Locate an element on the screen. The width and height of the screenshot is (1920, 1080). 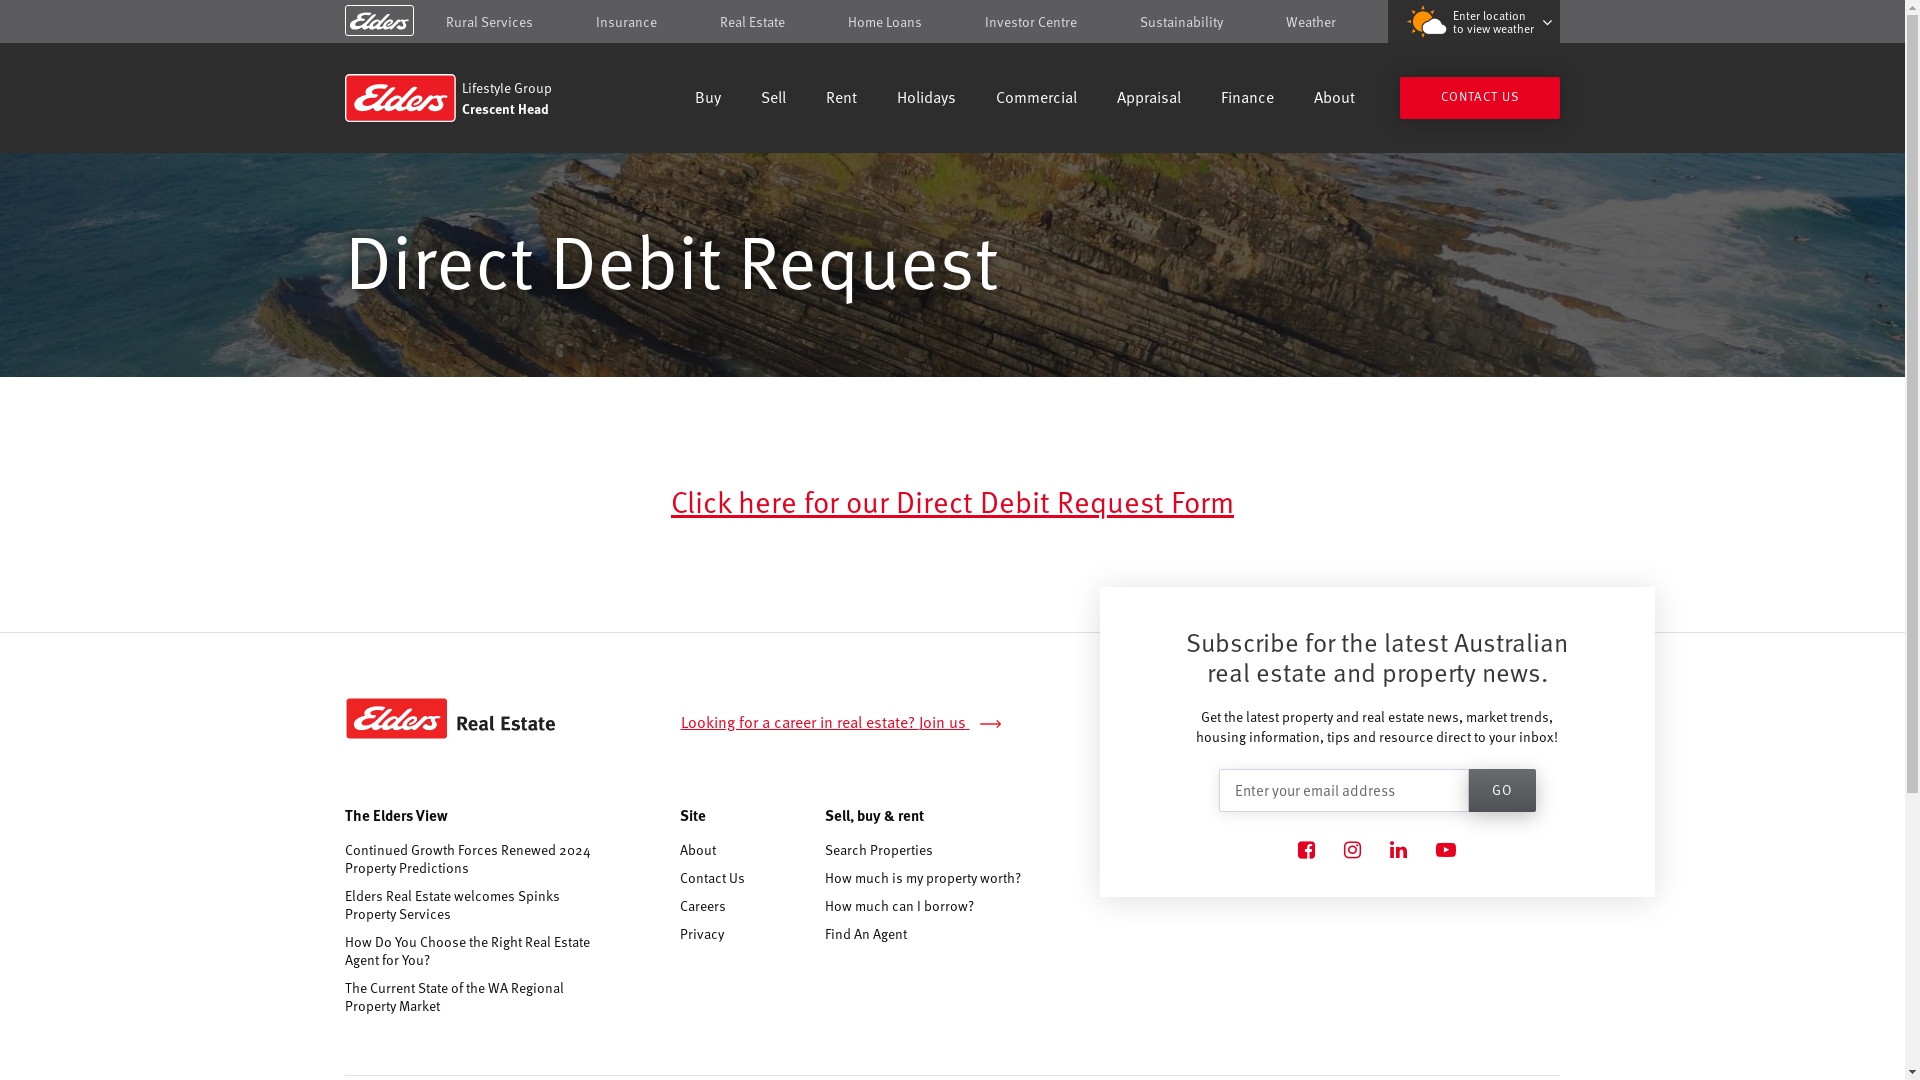
'Insurance' is located at coordinates (625, 21).